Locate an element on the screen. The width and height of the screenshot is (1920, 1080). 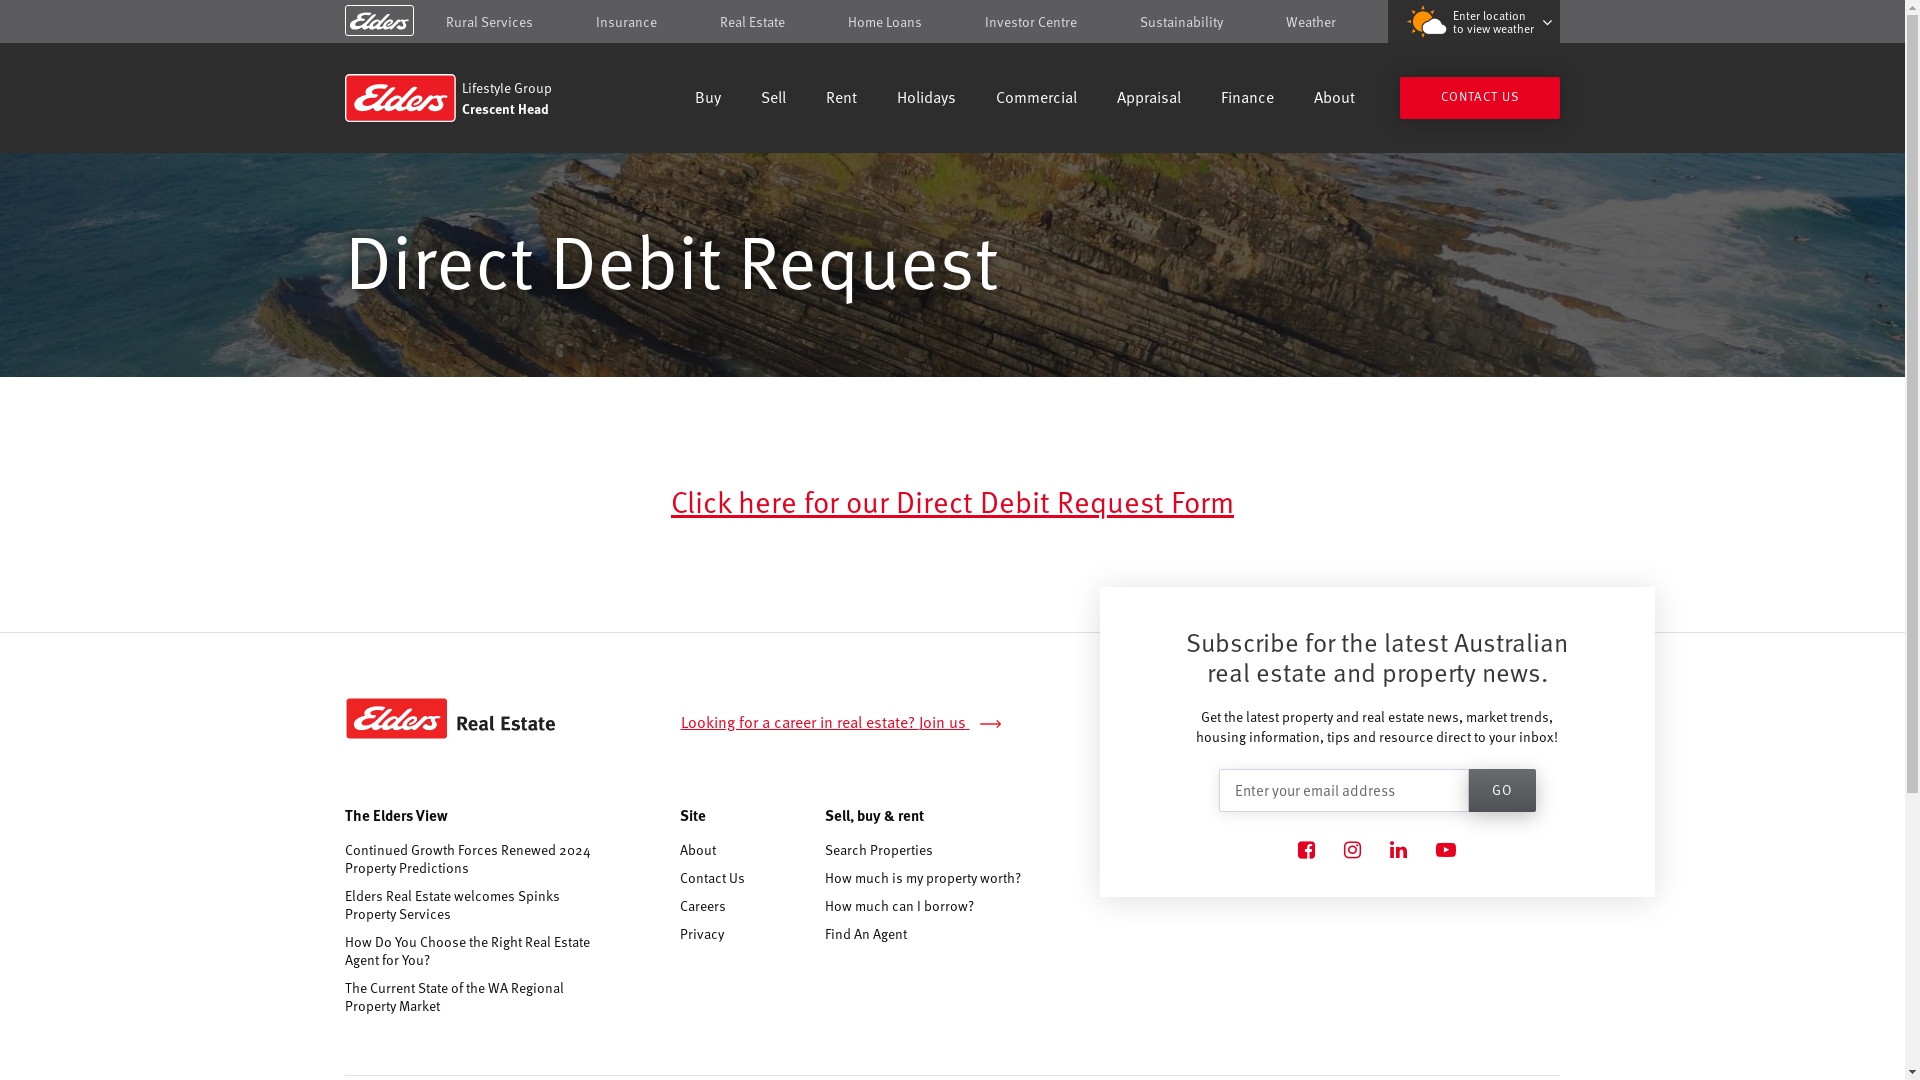
'Insurance' is located at coordinates (625, 21).